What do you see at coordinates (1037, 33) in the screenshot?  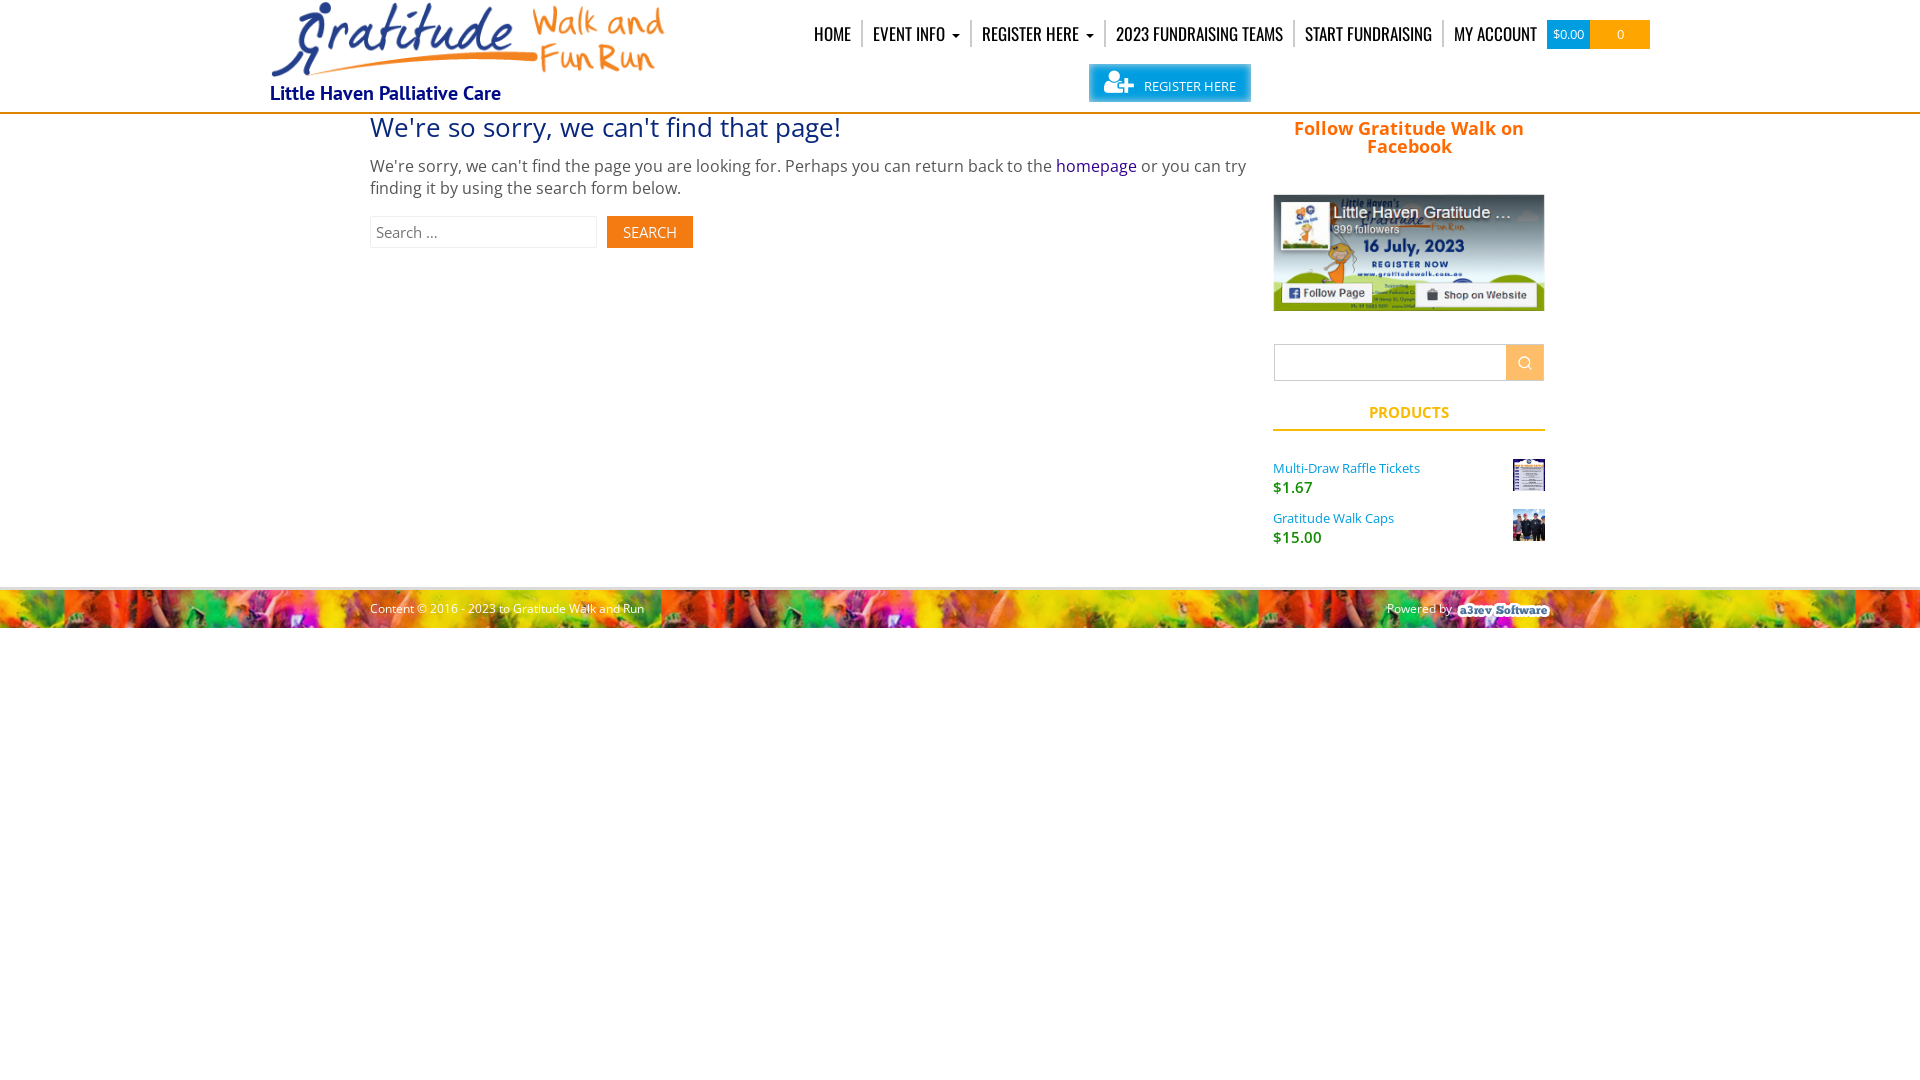 I see `'REGISTER HERE'` at bounding box center [1037, 33].